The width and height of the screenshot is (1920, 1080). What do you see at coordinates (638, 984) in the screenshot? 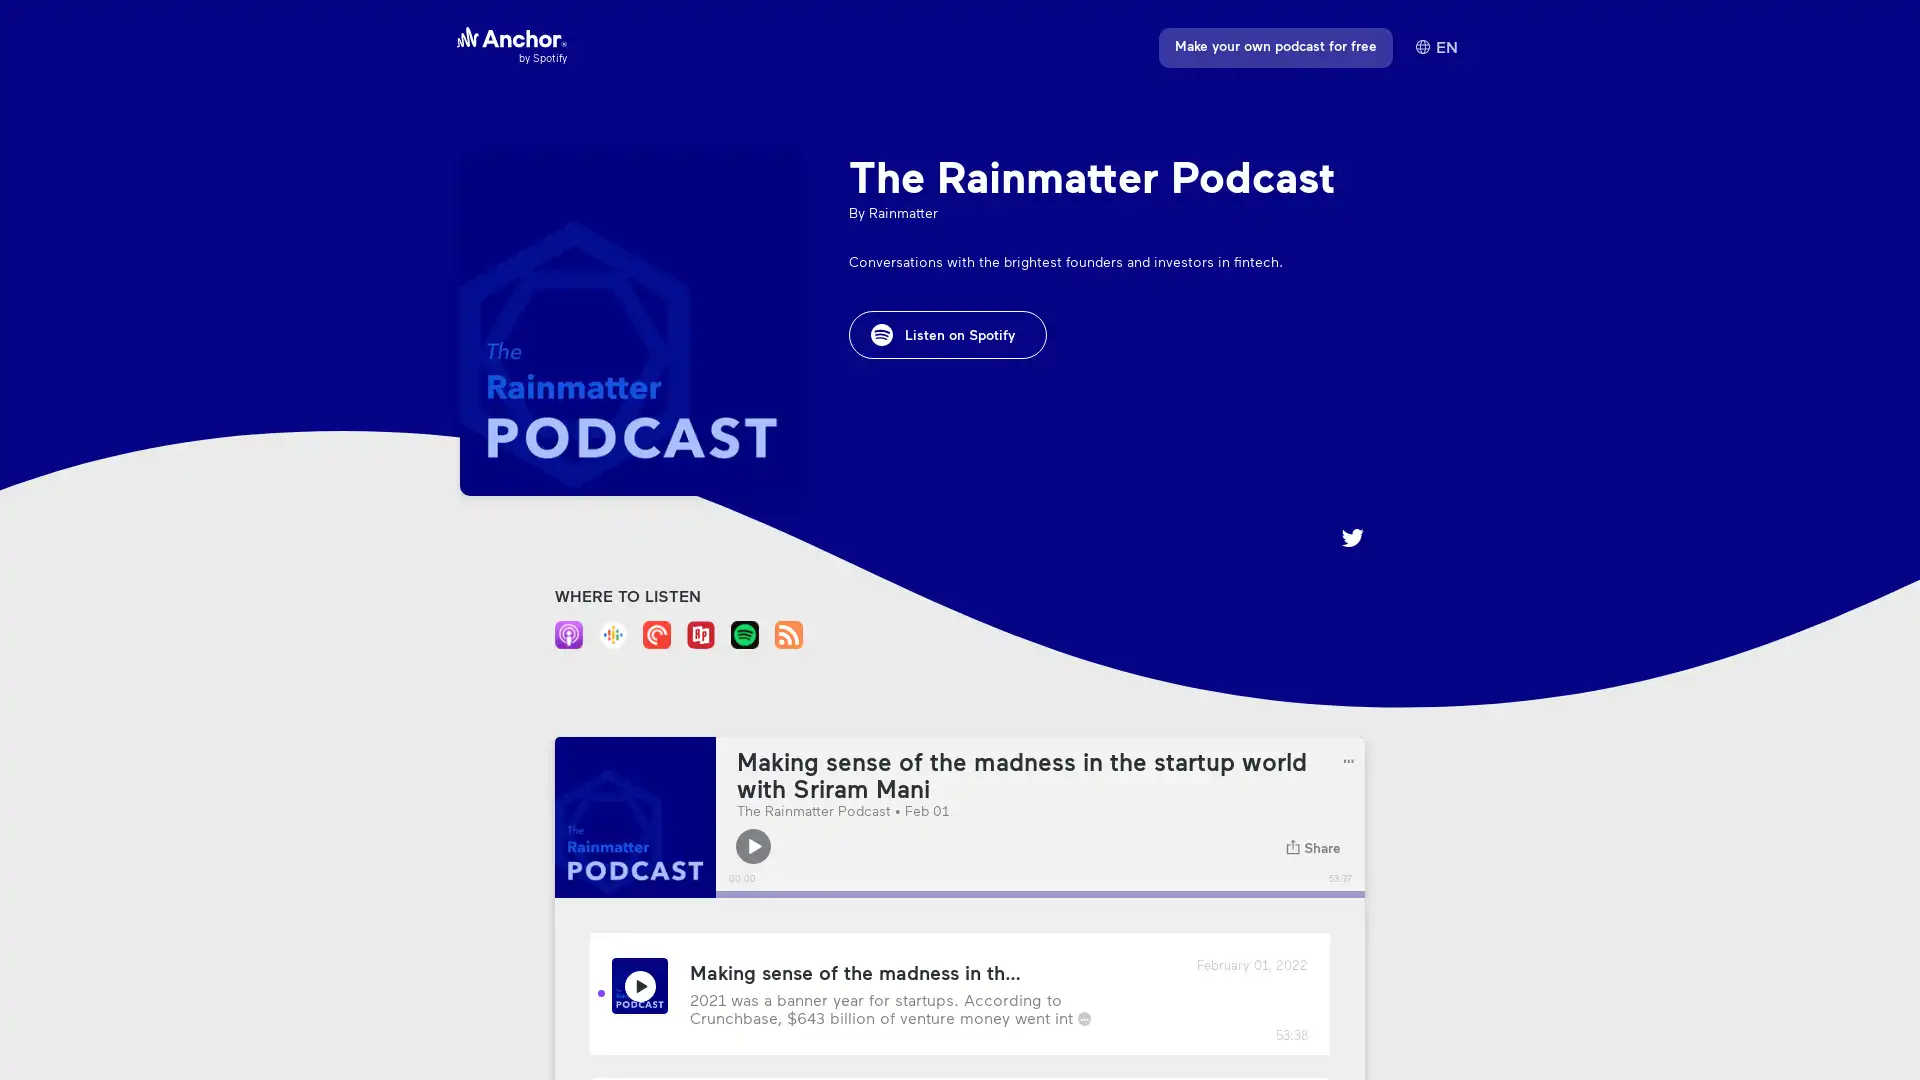
I see `Play episode: Making sense of the madness in the startup world with Sriram Mani` at bounding box center [638, 984].